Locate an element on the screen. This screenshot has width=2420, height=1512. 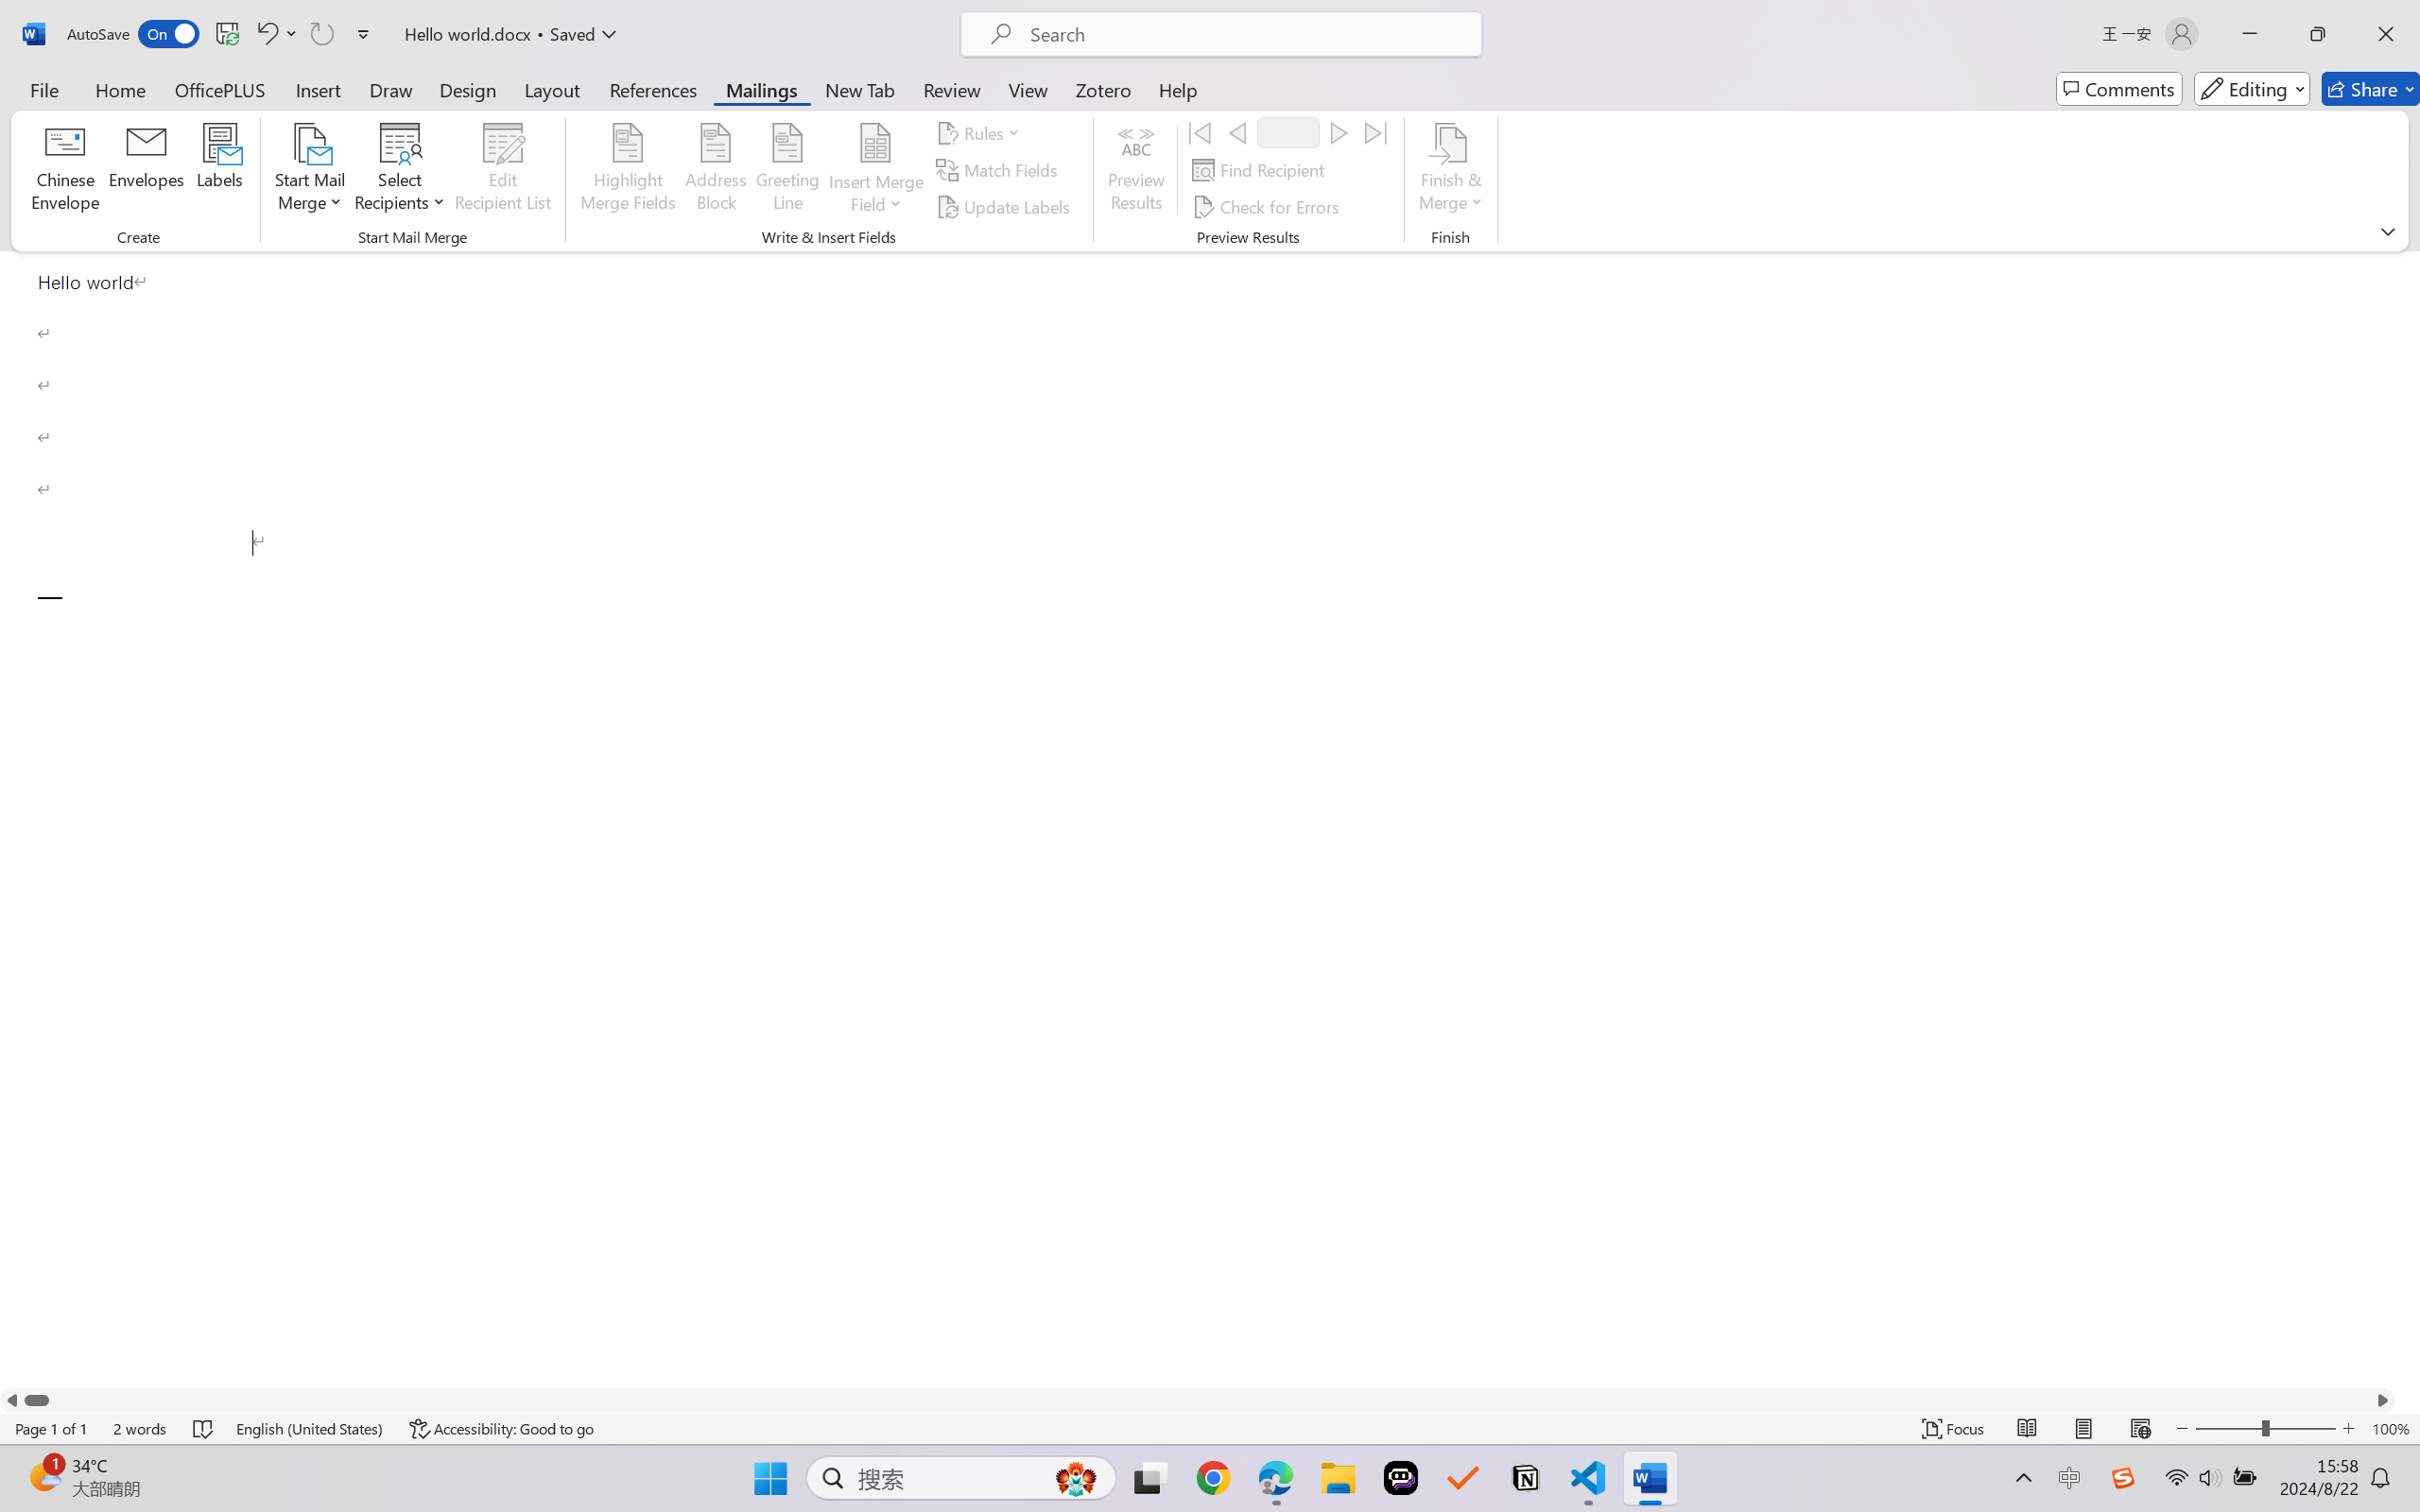
'Start Mail Merge' is located at coordinates (308, 170).